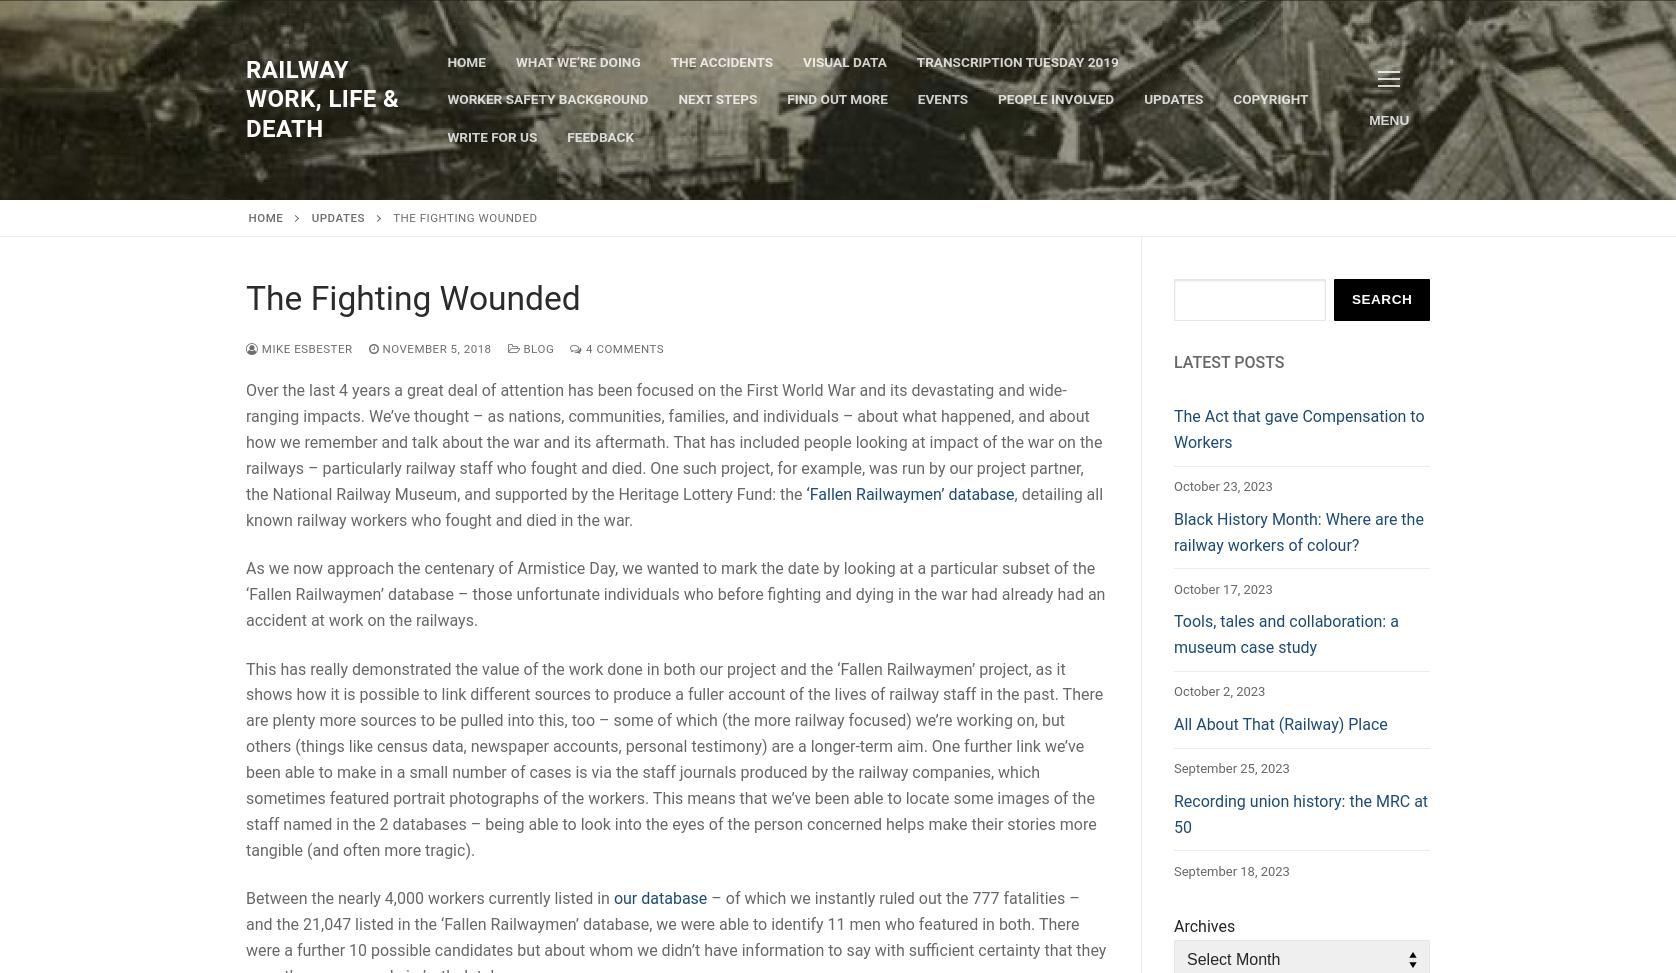 The height and width of the screenshot is (973, 1676). What do you see at coordinates (547, 97) in the screenshot?
I see `'Worker Safety Background'` at bounding box center [547, 97].